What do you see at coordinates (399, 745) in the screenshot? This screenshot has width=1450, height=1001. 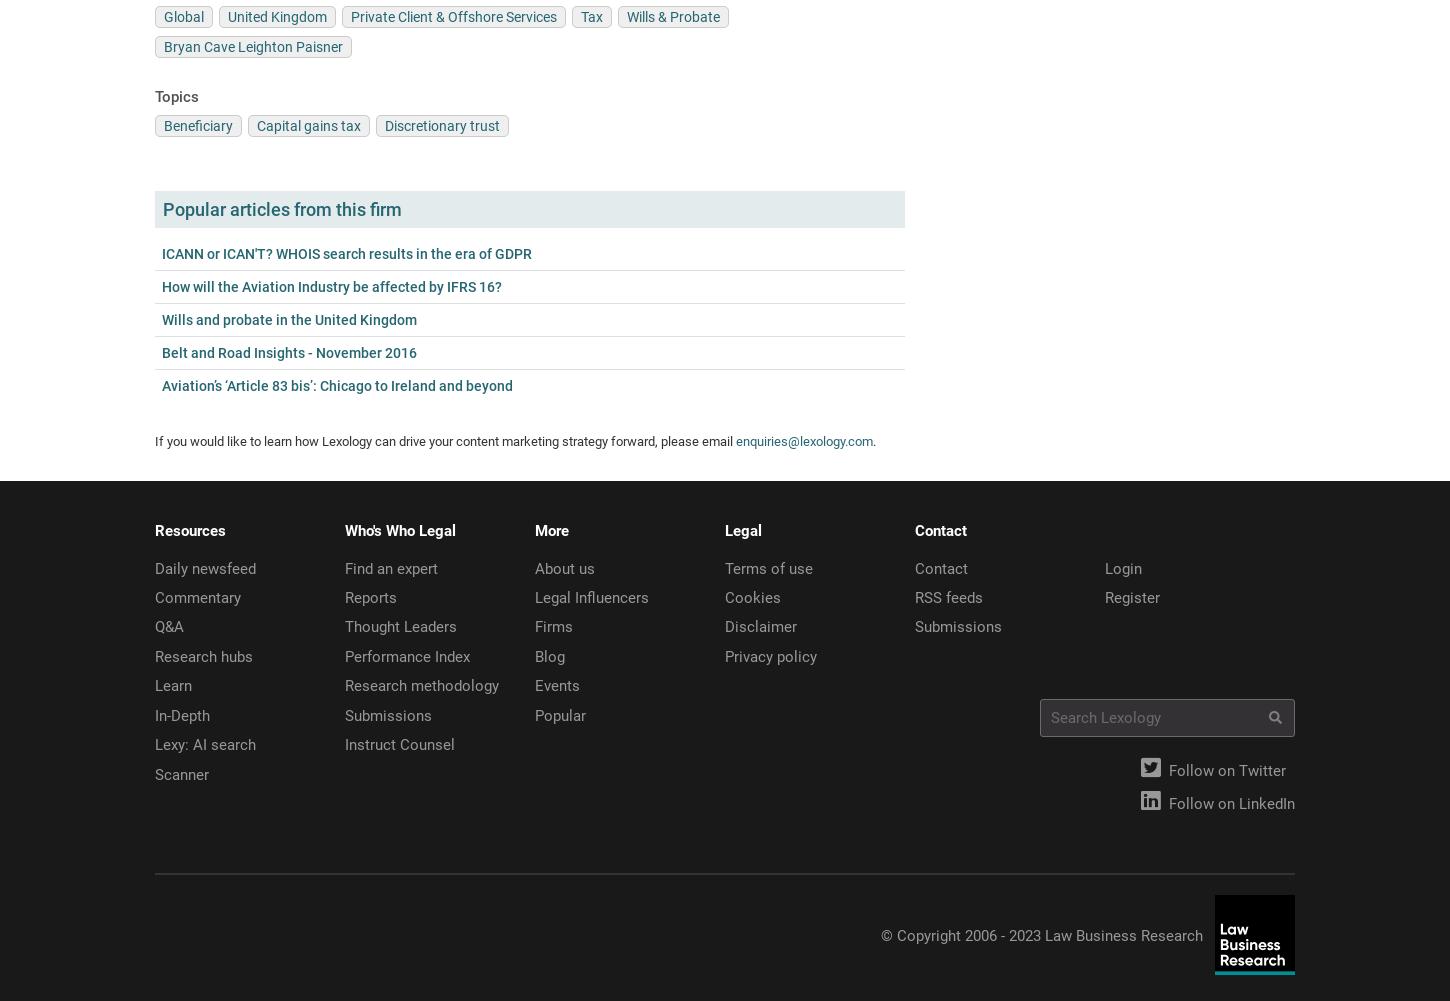 I see `'Instruct Counsel'` at bounding box center [399, 745].